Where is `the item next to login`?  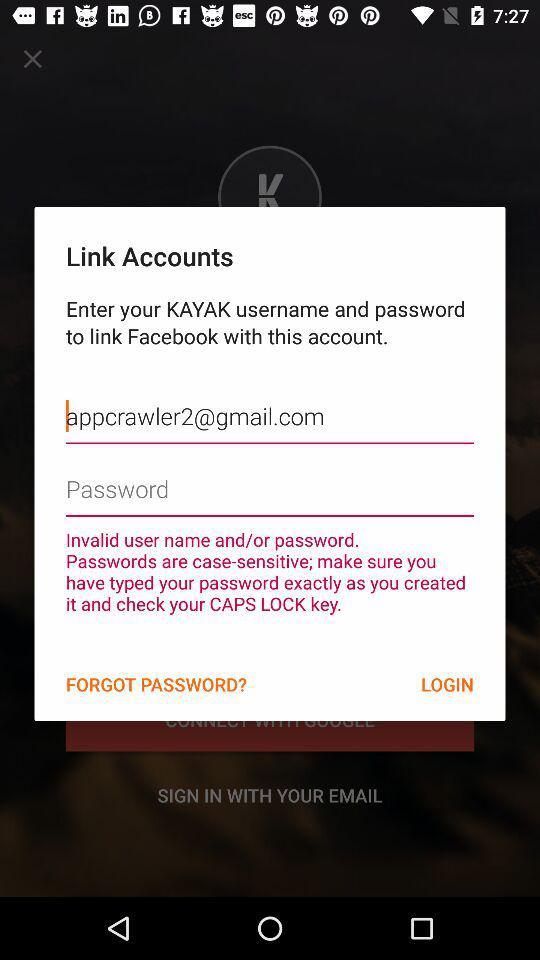
the item next to login is located at coordinates (155, 684).